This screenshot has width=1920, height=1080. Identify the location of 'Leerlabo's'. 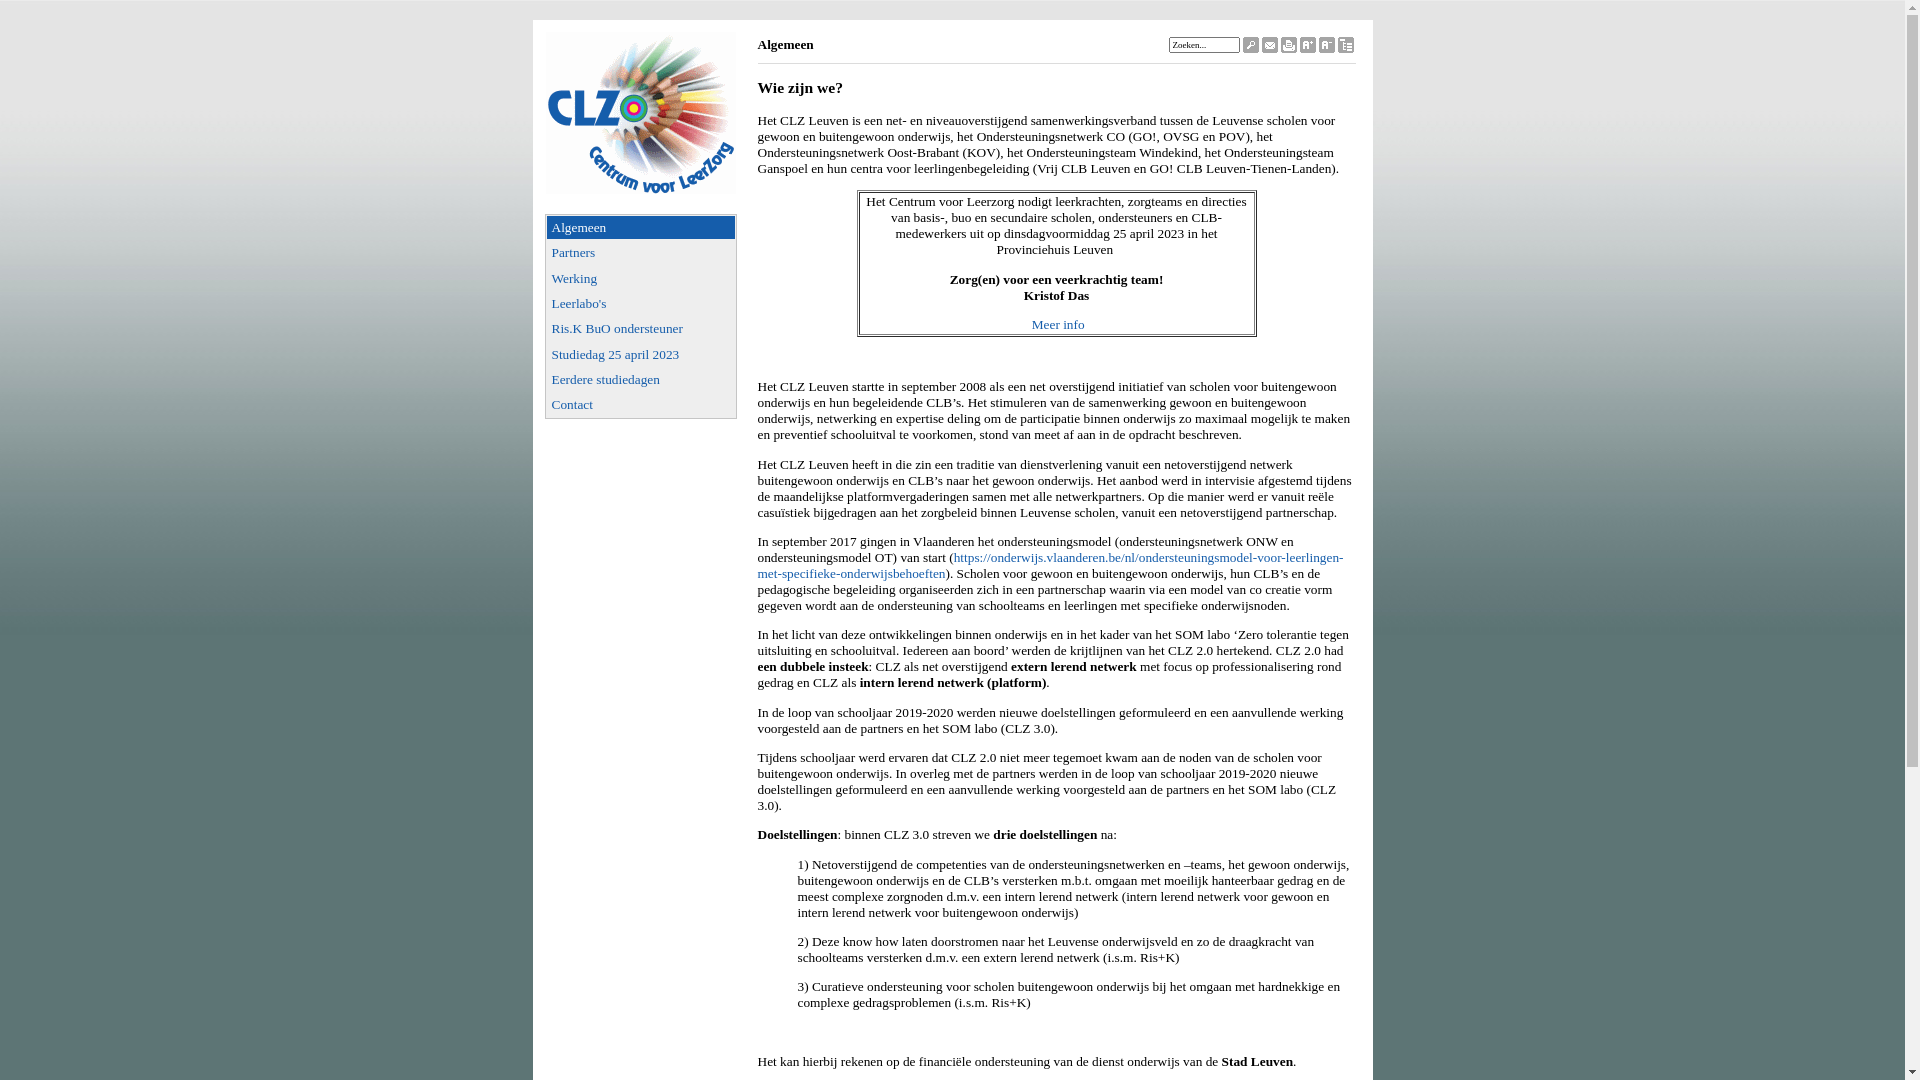
(641, 303).